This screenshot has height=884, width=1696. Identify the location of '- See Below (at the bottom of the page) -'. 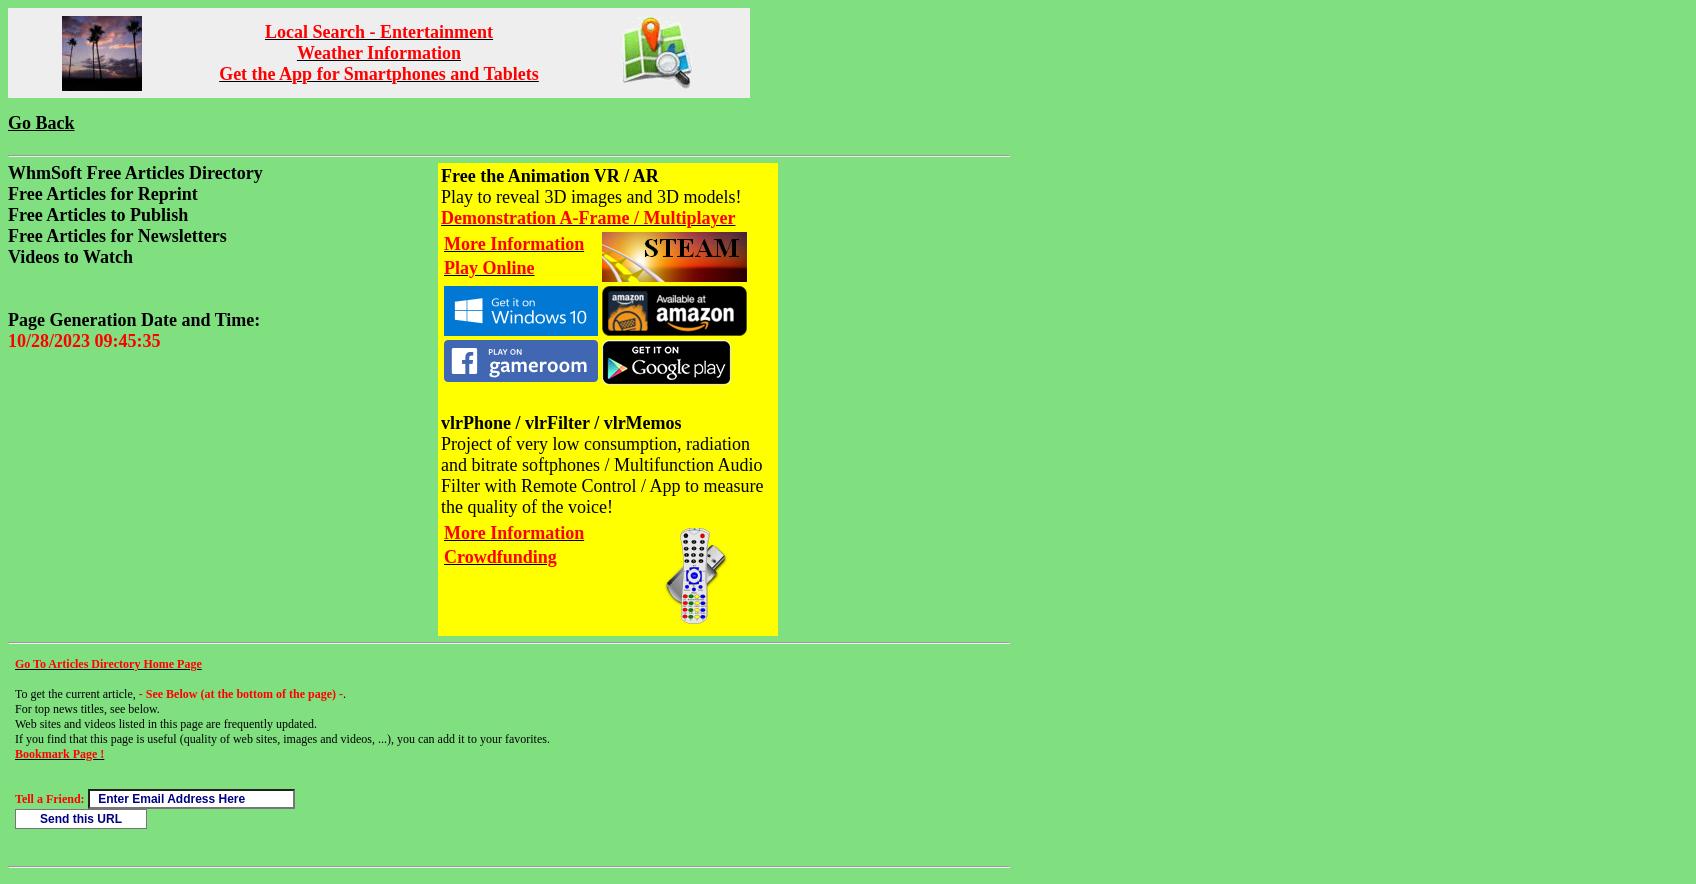
(137, 694).